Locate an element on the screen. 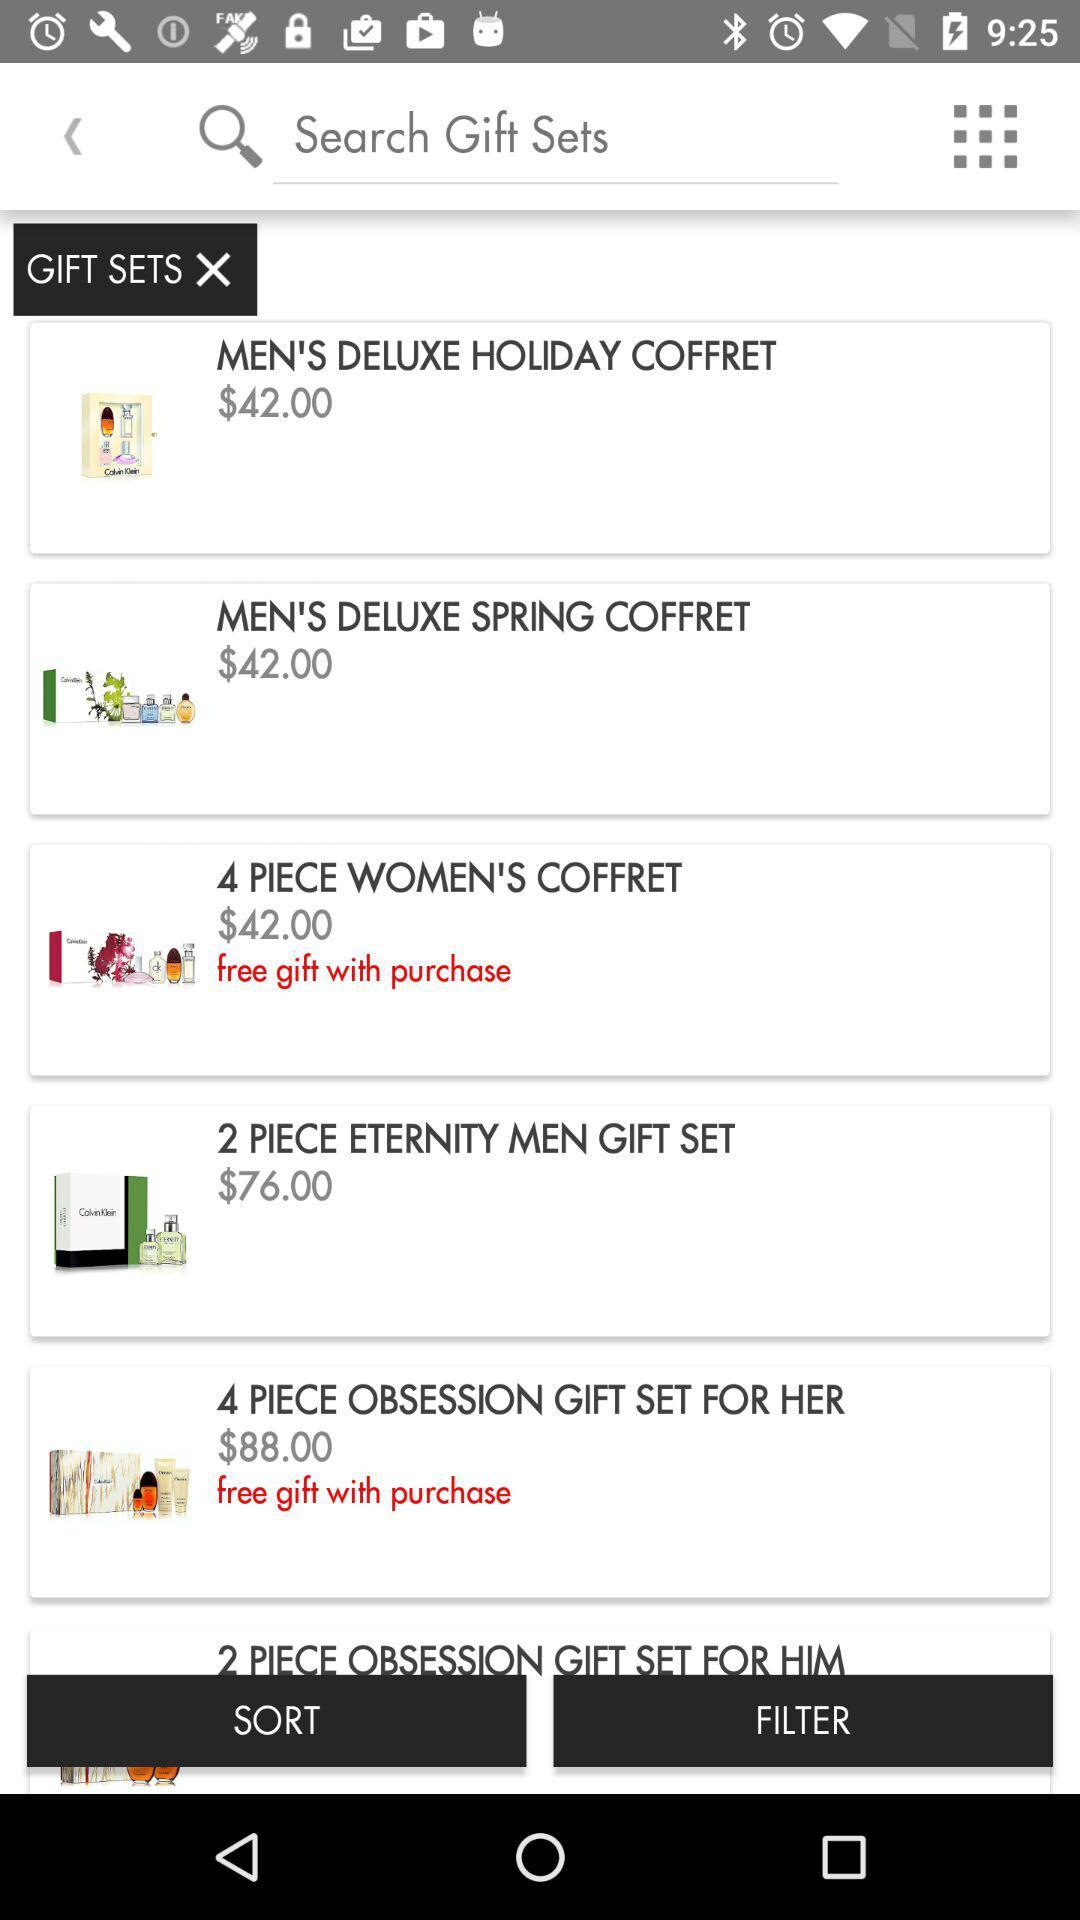  item above gift sets is located at coordinates (72, 135).